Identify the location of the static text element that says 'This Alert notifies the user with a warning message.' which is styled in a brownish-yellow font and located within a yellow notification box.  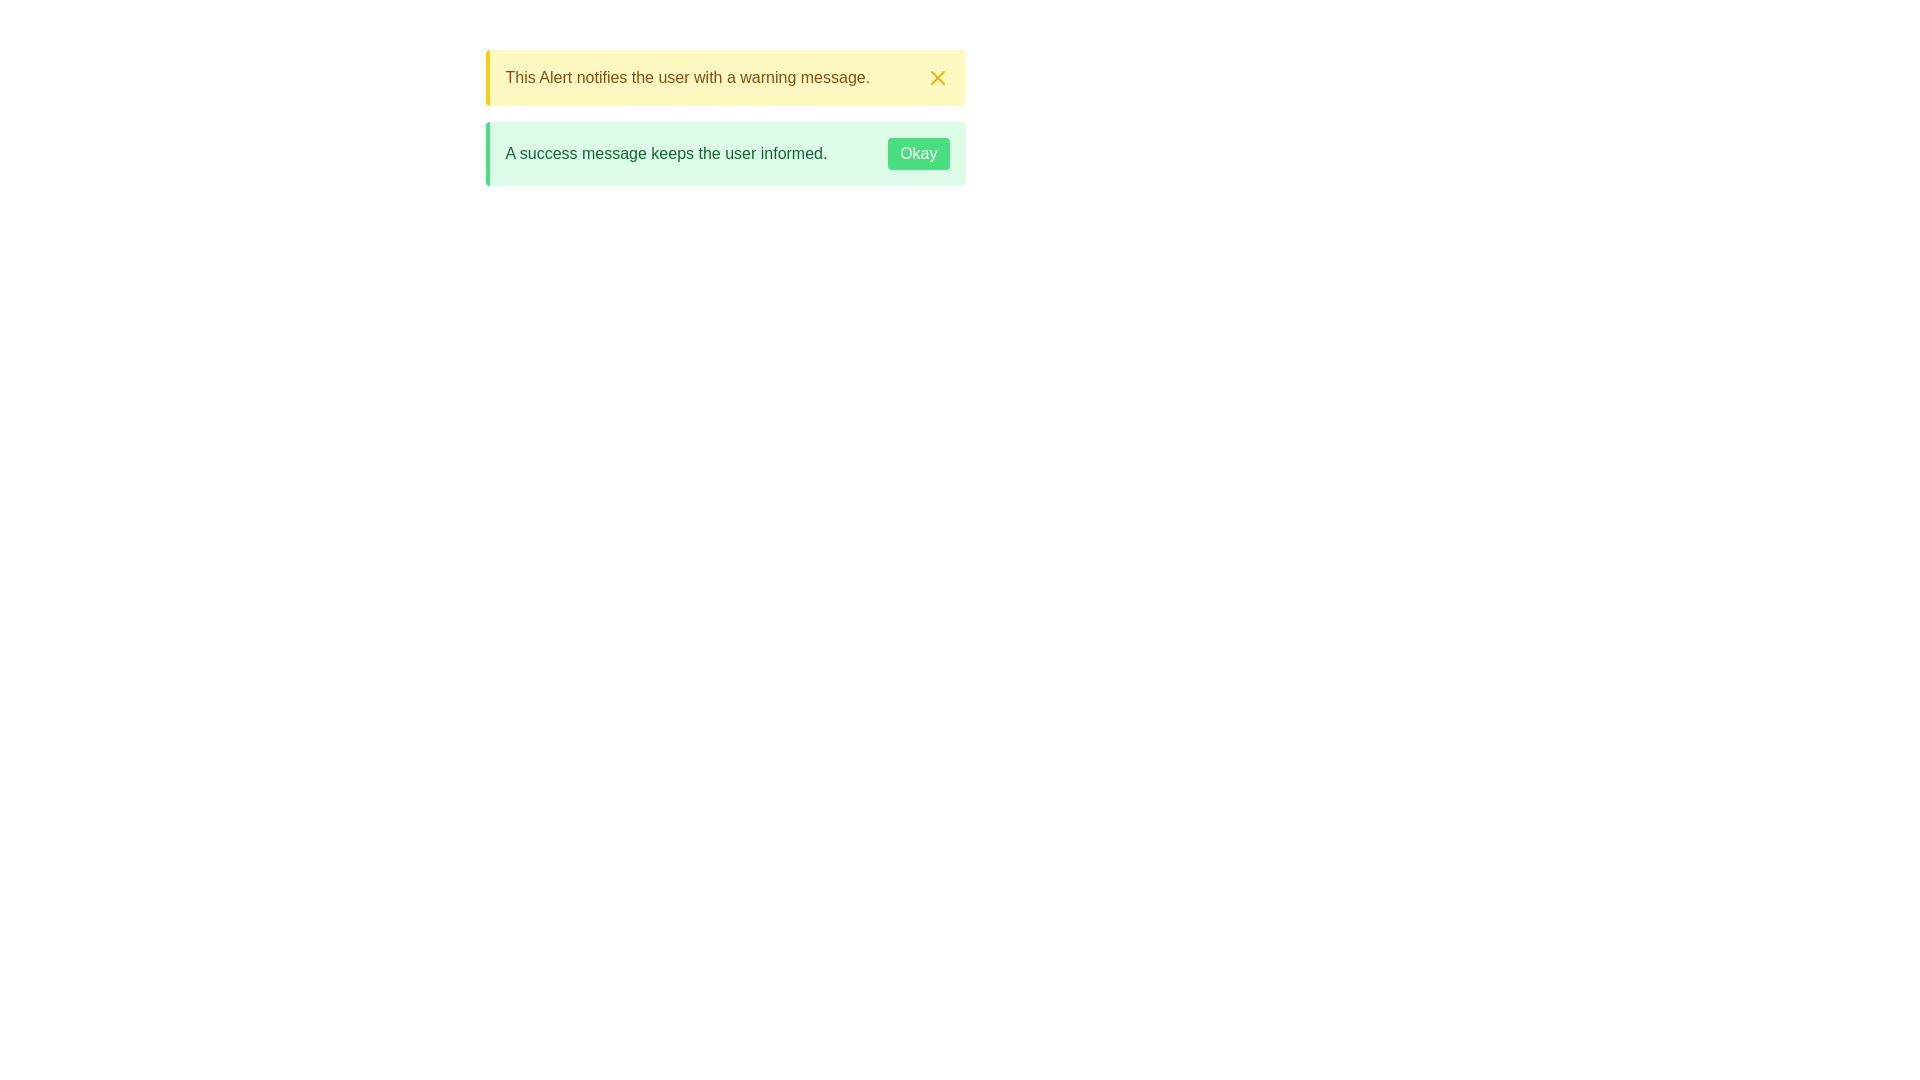
(687, 76).